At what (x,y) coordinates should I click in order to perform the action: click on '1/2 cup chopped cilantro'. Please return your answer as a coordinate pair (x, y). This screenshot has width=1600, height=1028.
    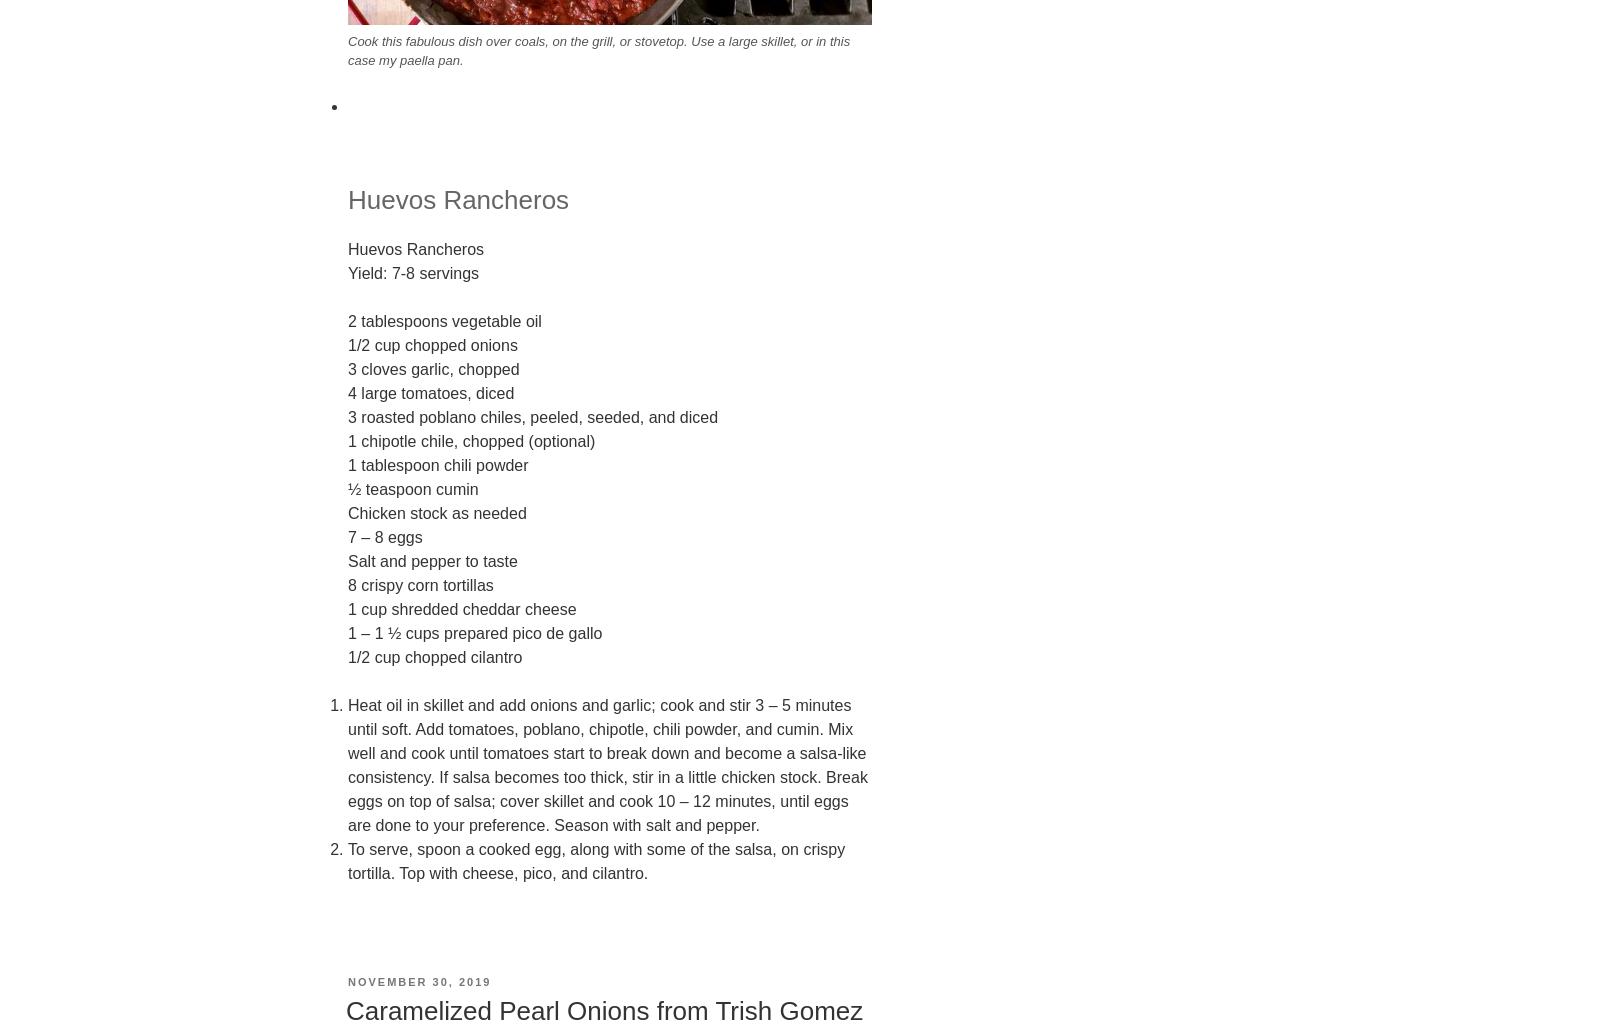
    Looking at the image, I should click on (348, 656).